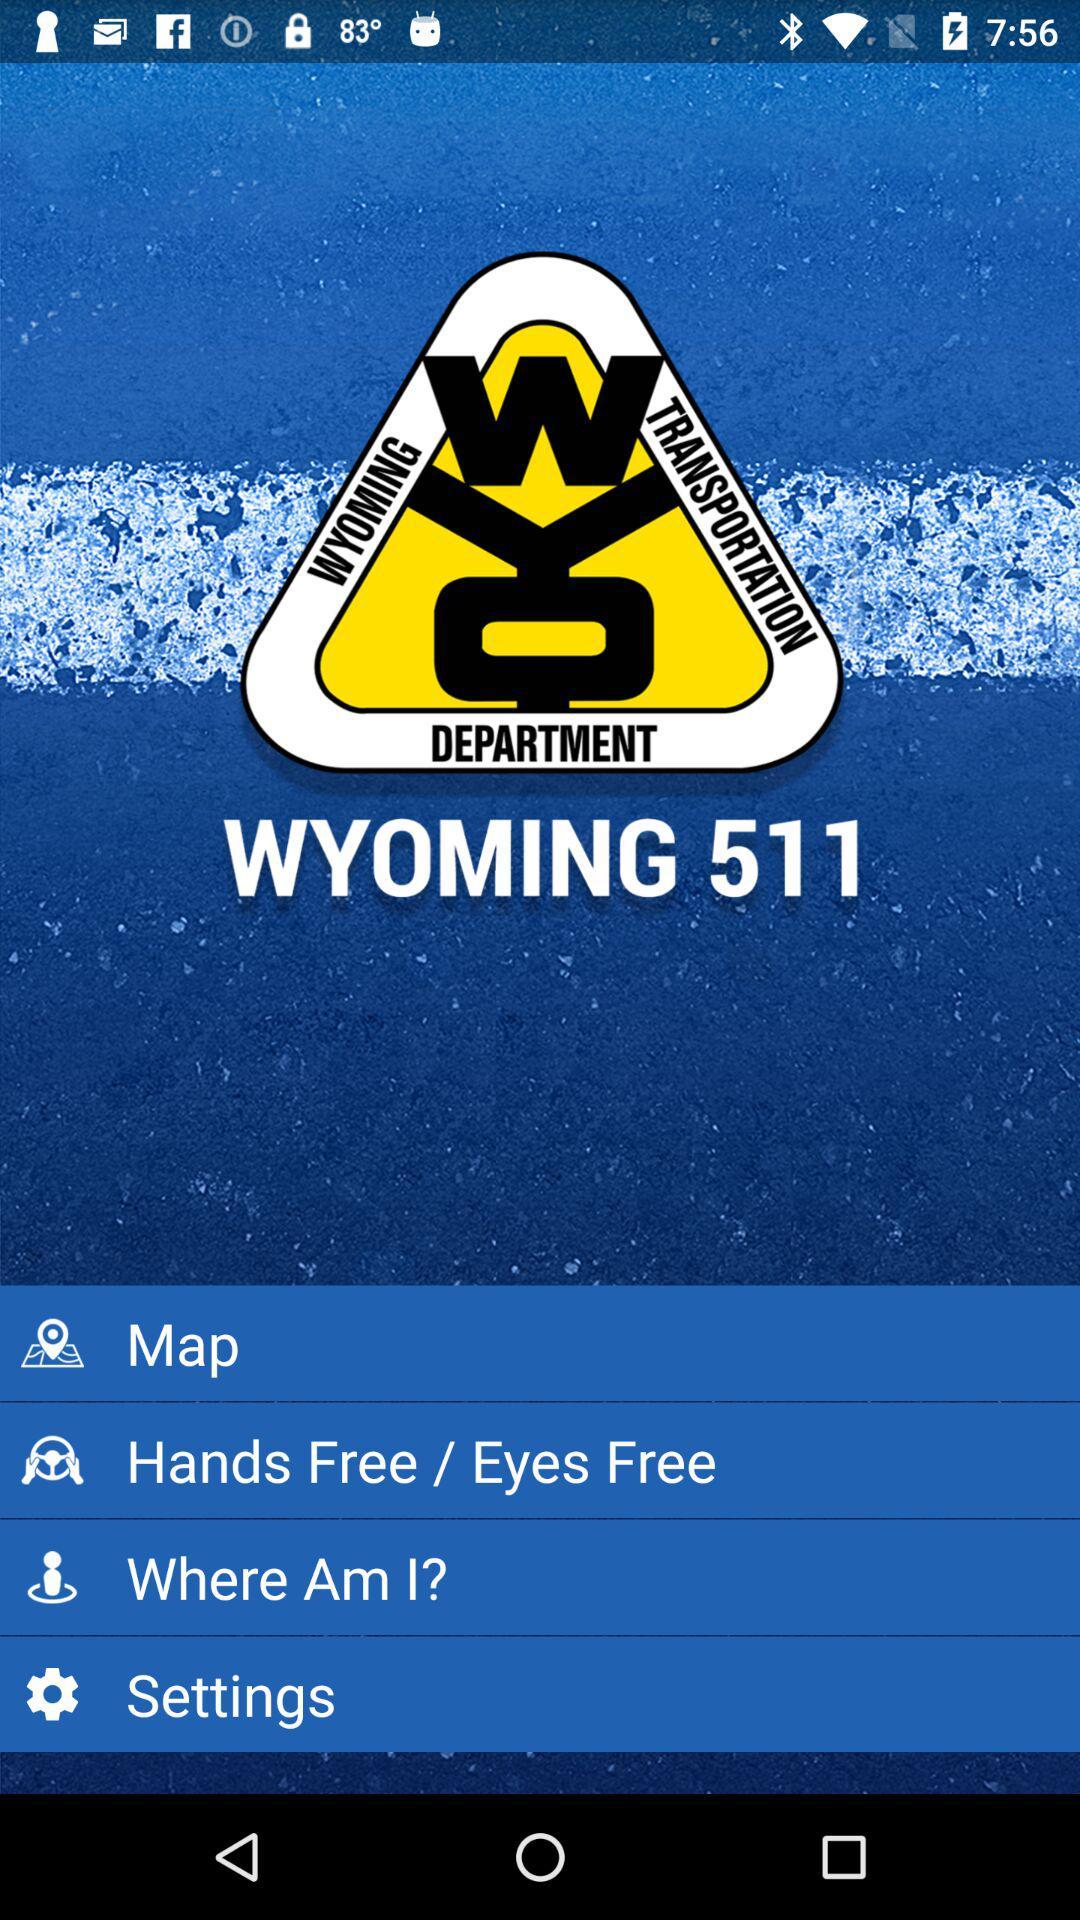  Describe the element at coordinates (540, 1576) in the screenshot. I see `the app above the settings app` at that location.